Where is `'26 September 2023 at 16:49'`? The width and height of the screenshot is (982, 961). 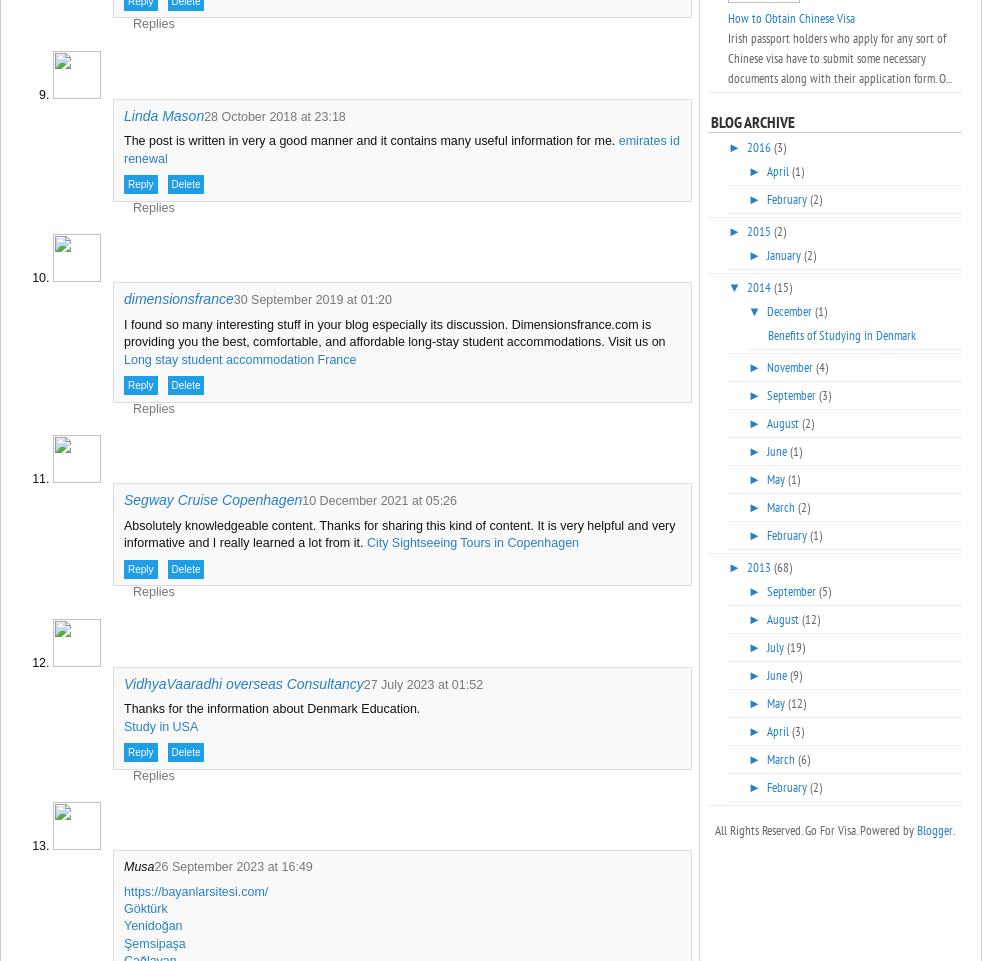 '26 September 2023 at 16:49' is located at coordinates (232, 866).